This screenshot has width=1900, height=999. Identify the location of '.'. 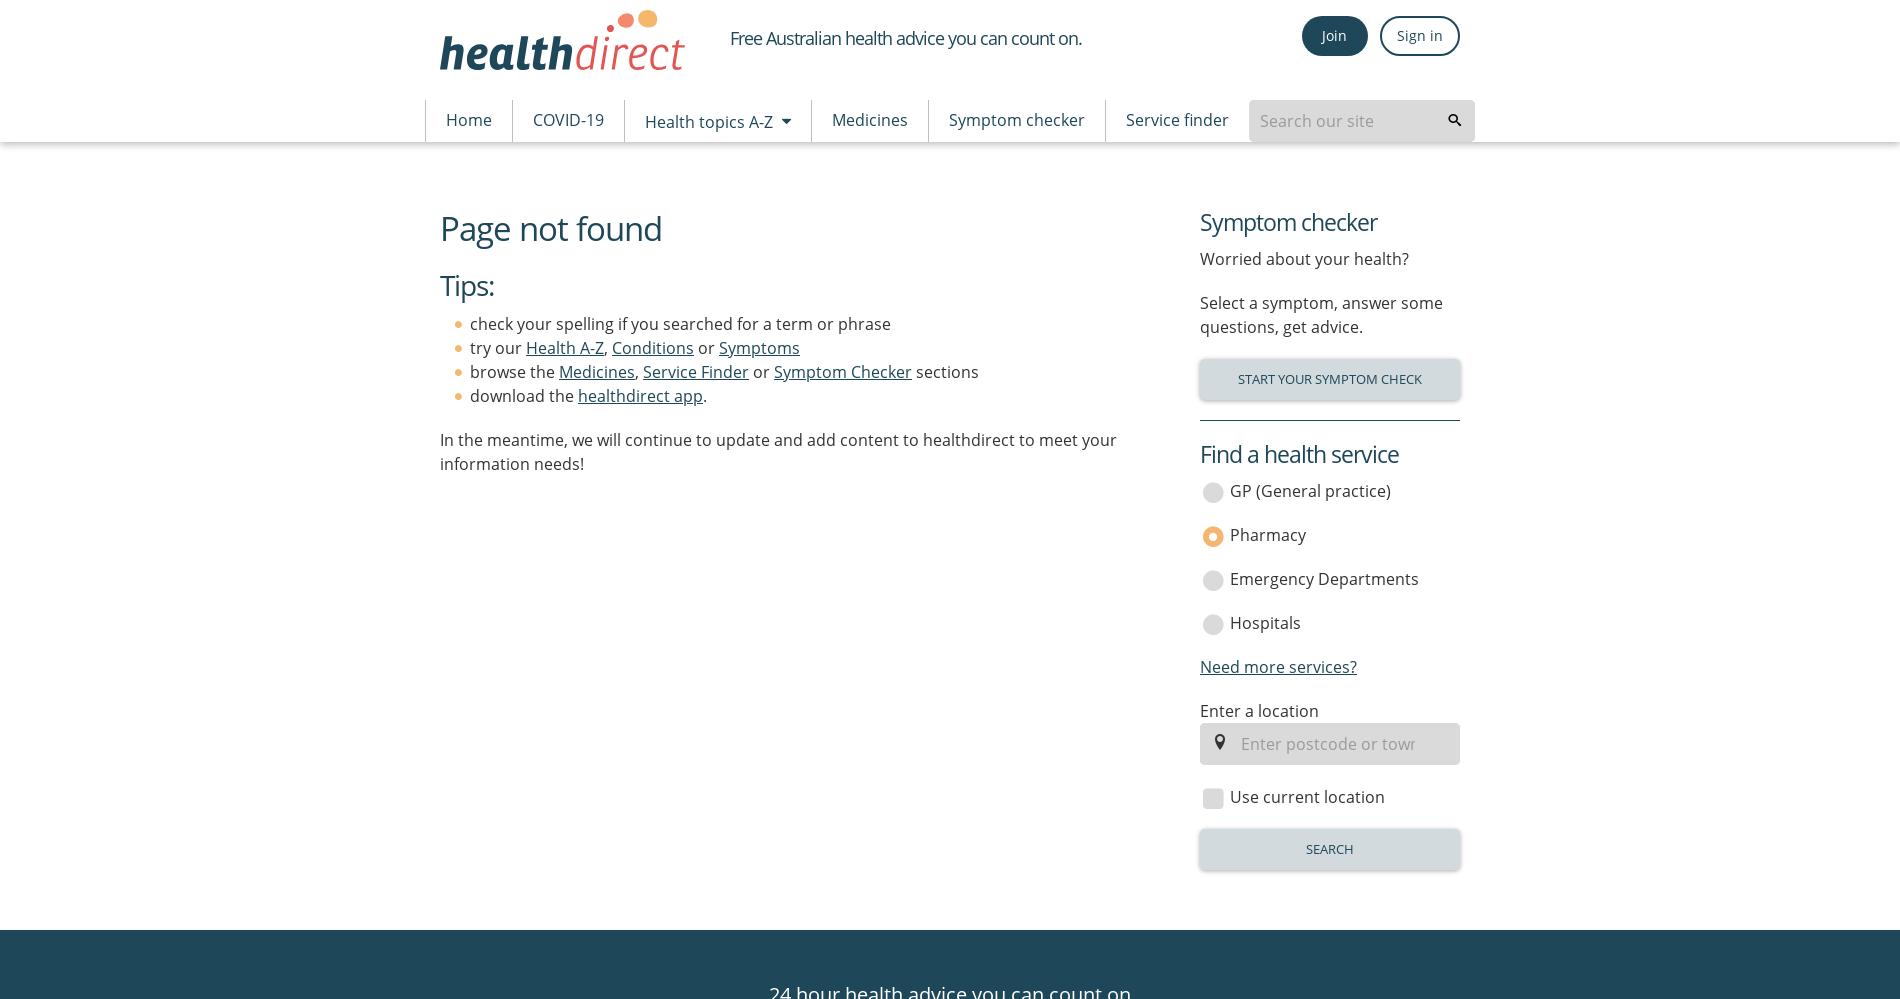
(705, 394).